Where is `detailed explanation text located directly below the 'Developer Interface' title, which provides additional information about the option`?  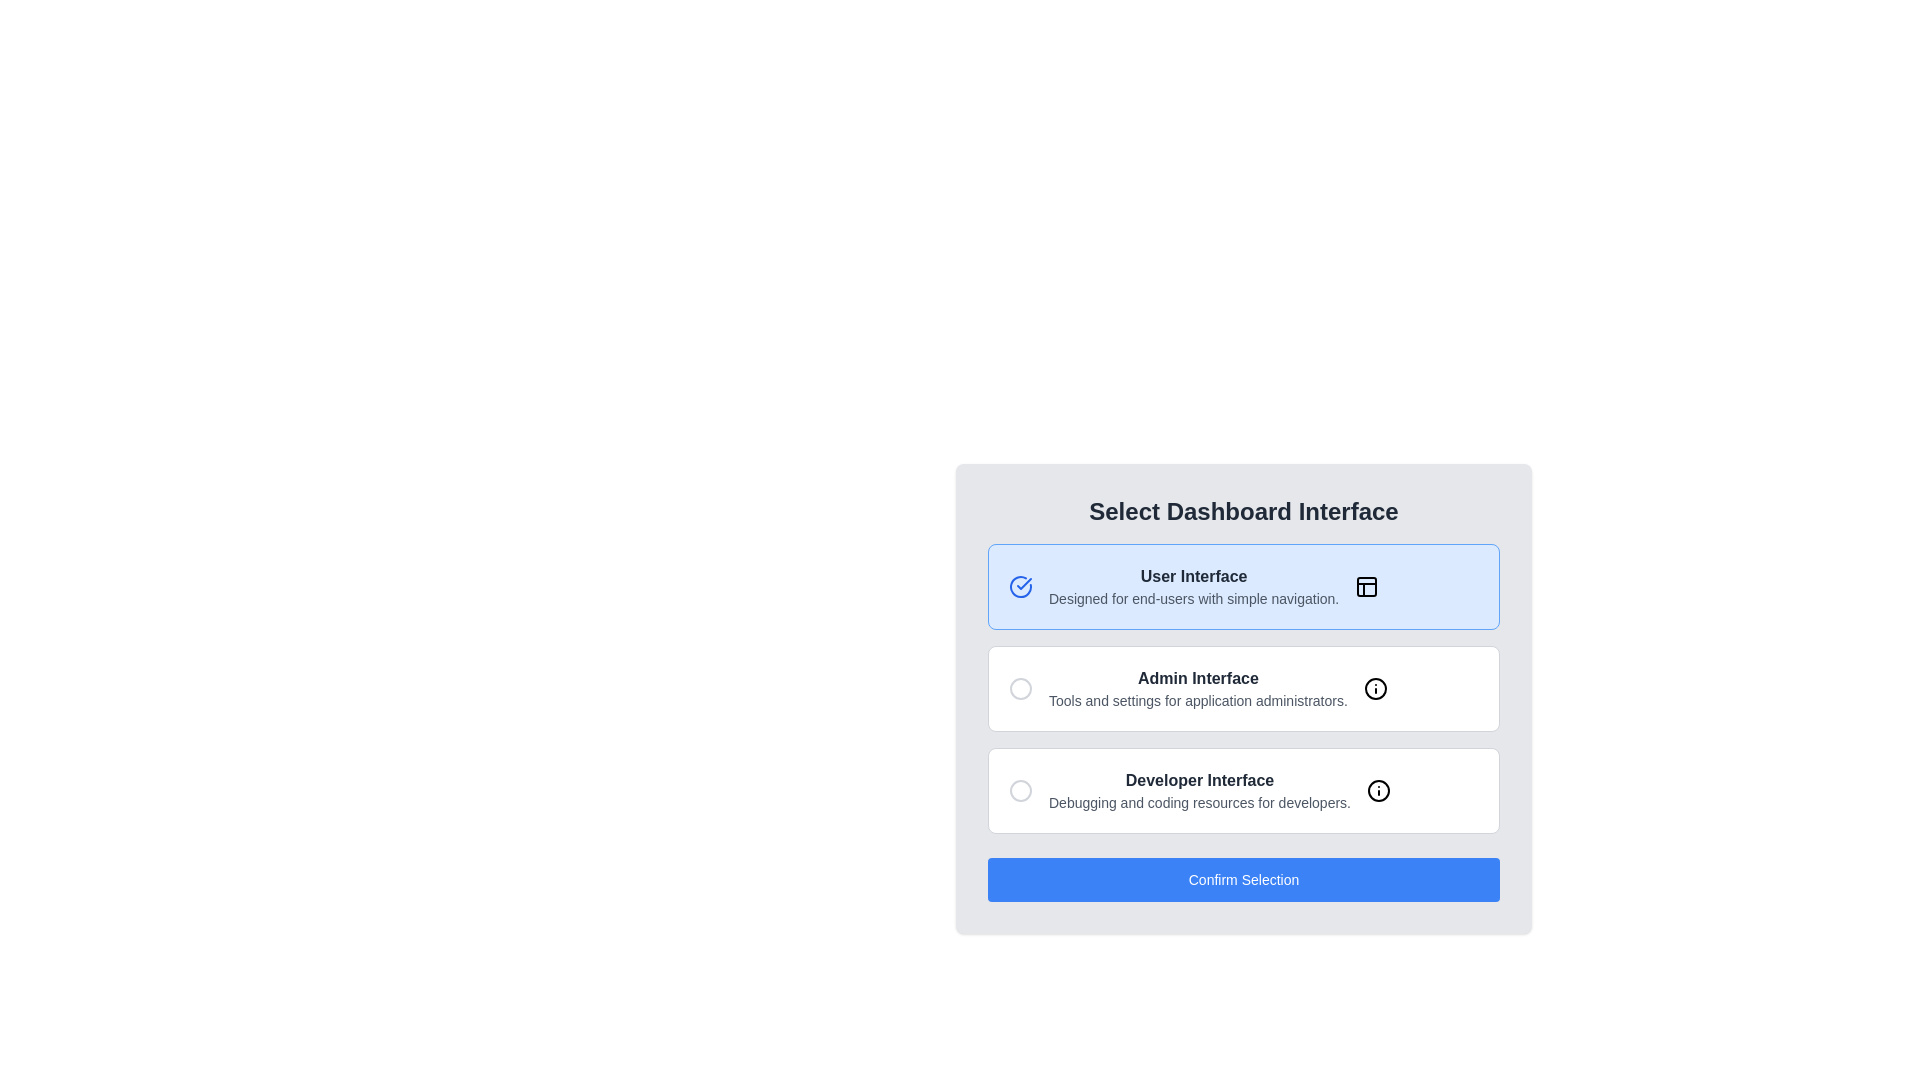
detailed explanation text located directly below the 'Developer Interface' title, which provides additional information about the option is located at coordinates (1200, 801).